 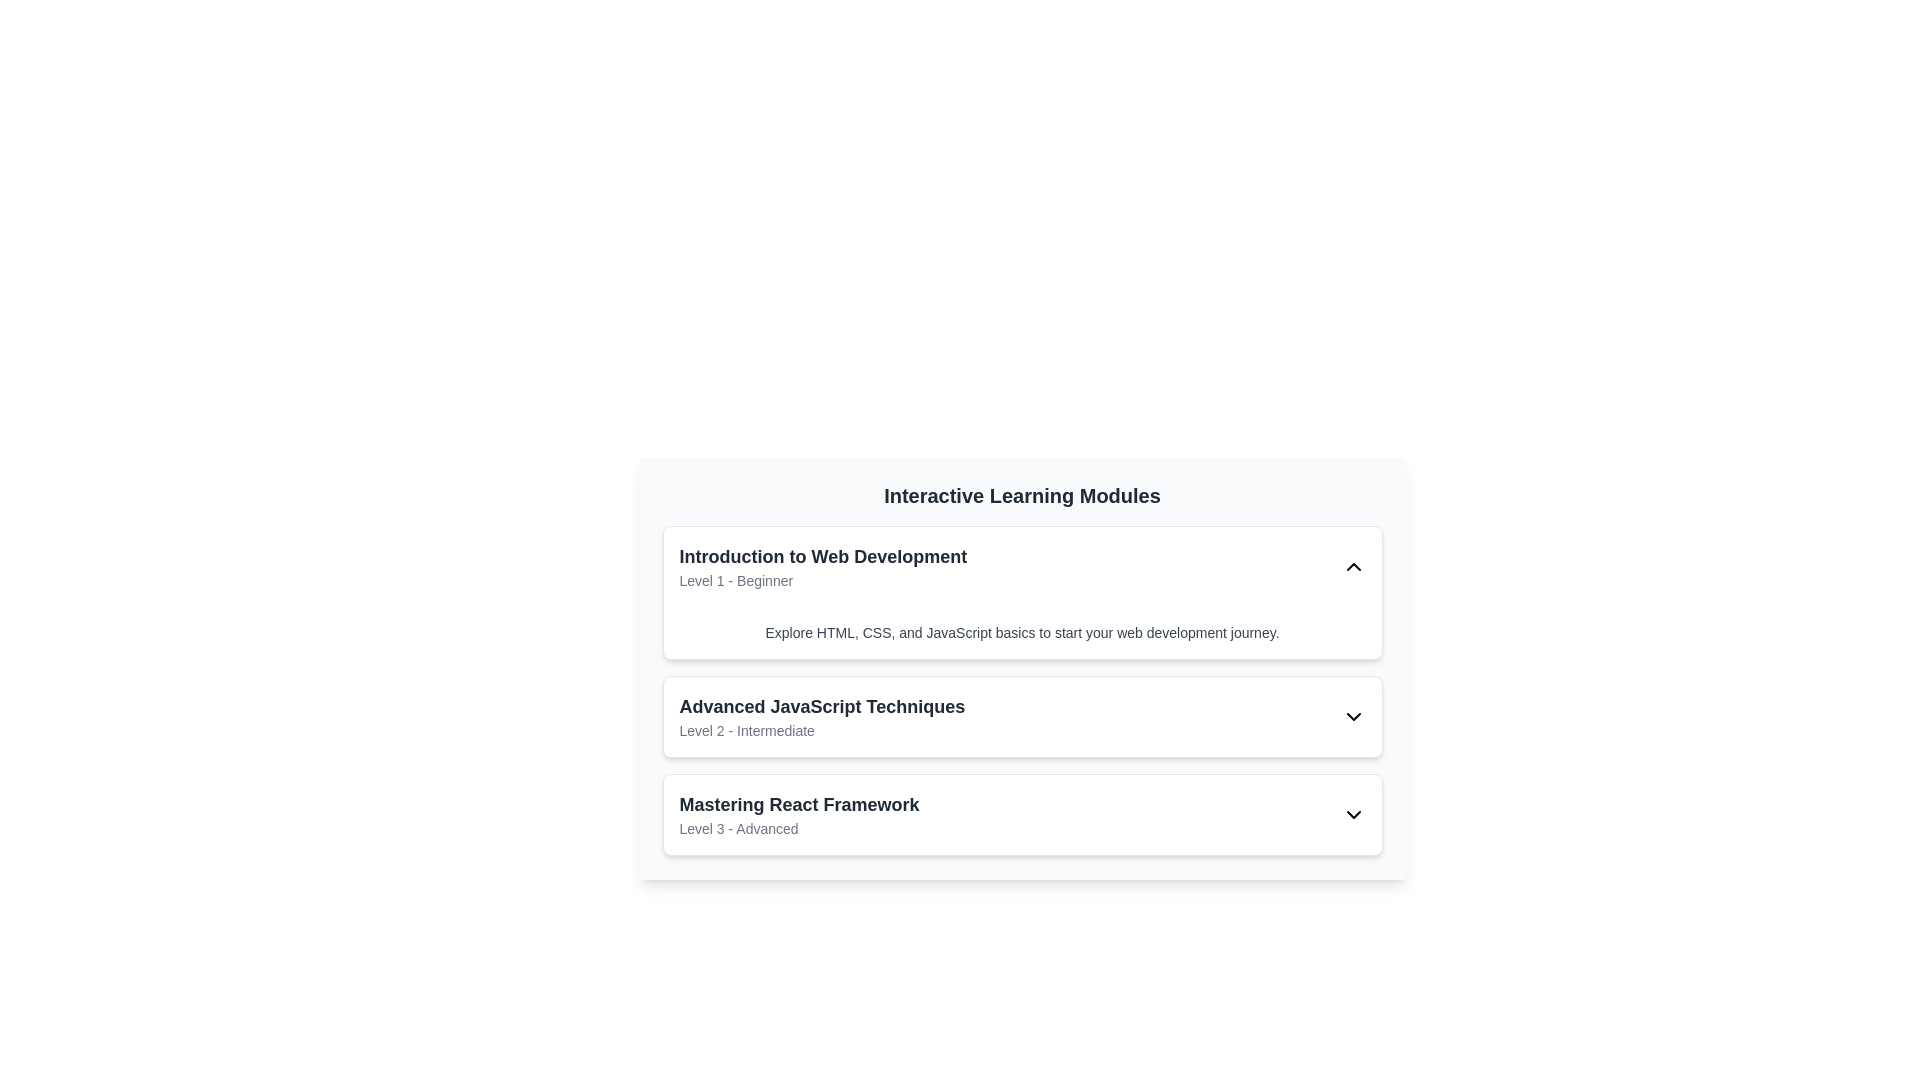 I want to click on the text element that serves as the title for the module, positioned above the descriptive subtext 'Level 2 - Intermediate', so click(x=822, y=705).